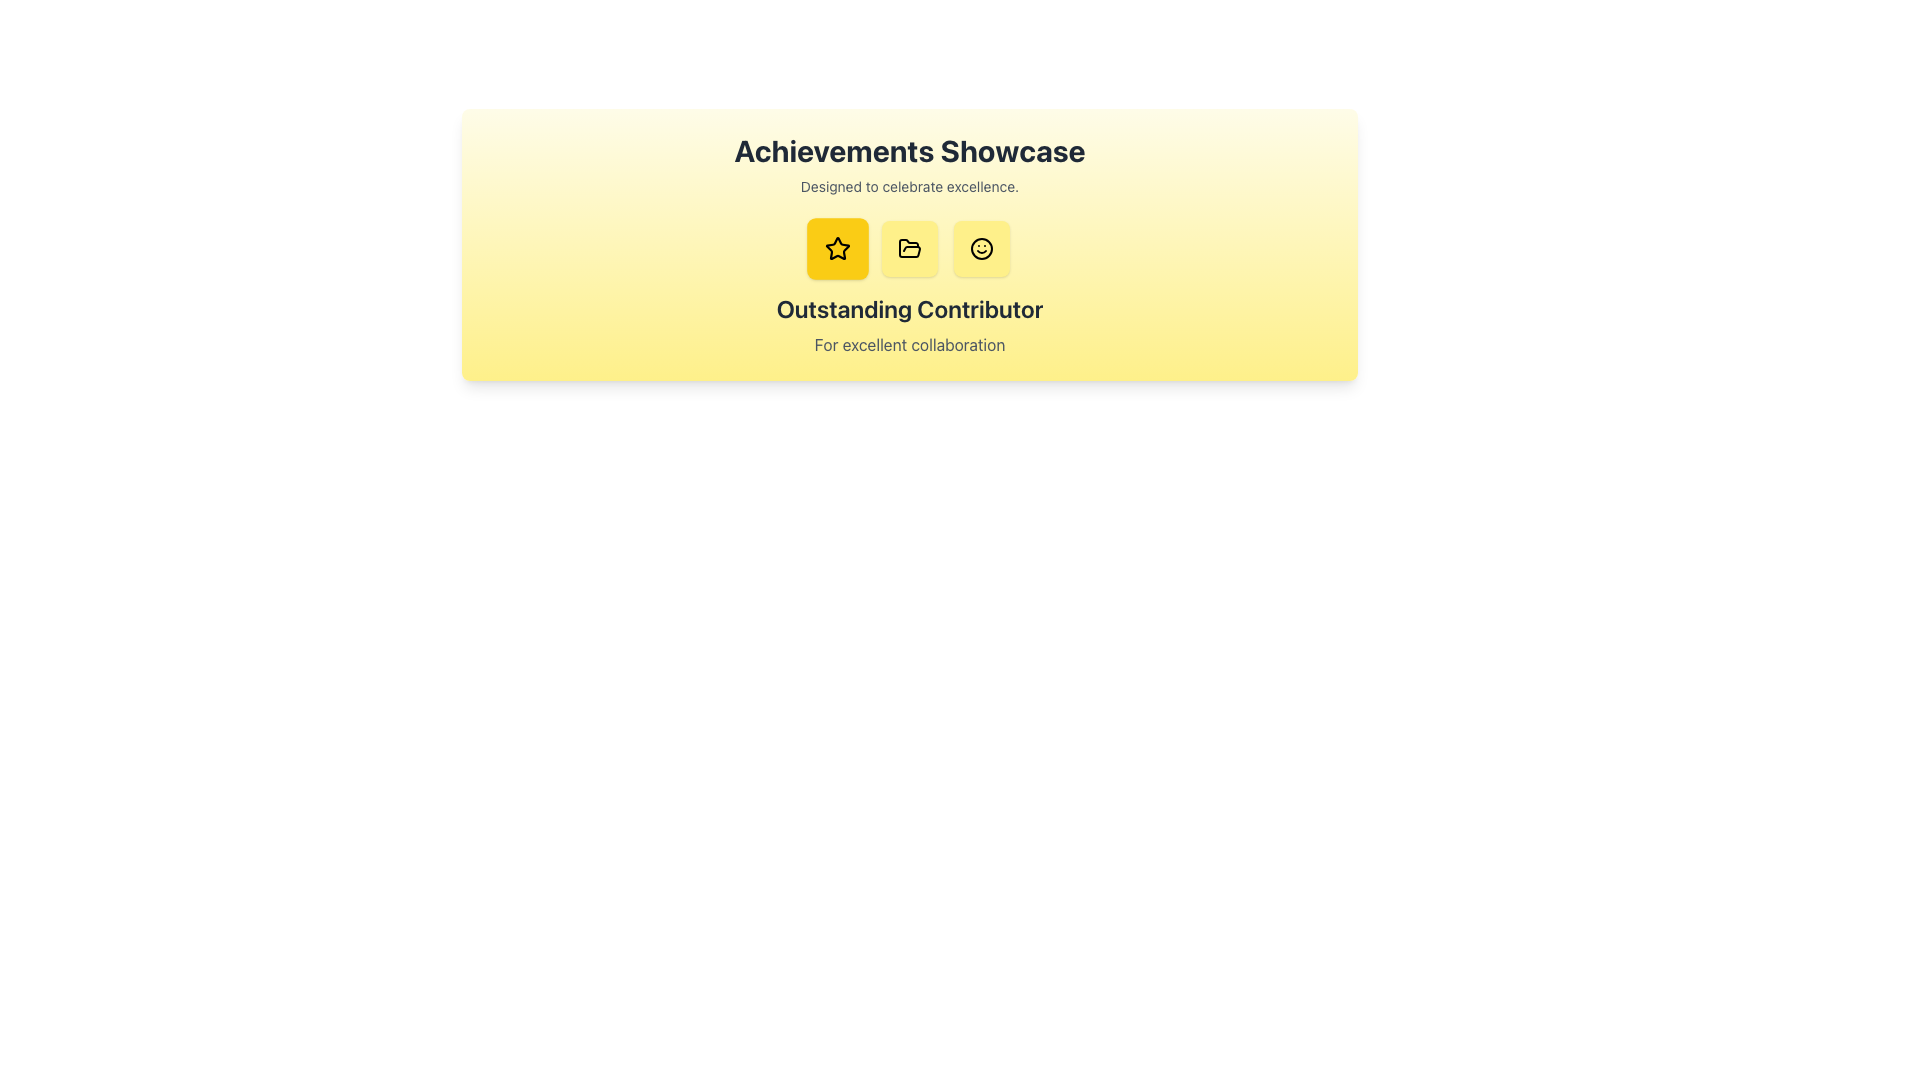 The image size is (1920, 1080). Describe the element at coordinates (909, 248) in the screenshot. I see `the light yellow button with a black folder icon in the center, located in the middle section of the 'Achievements Showcase' card` at that location.